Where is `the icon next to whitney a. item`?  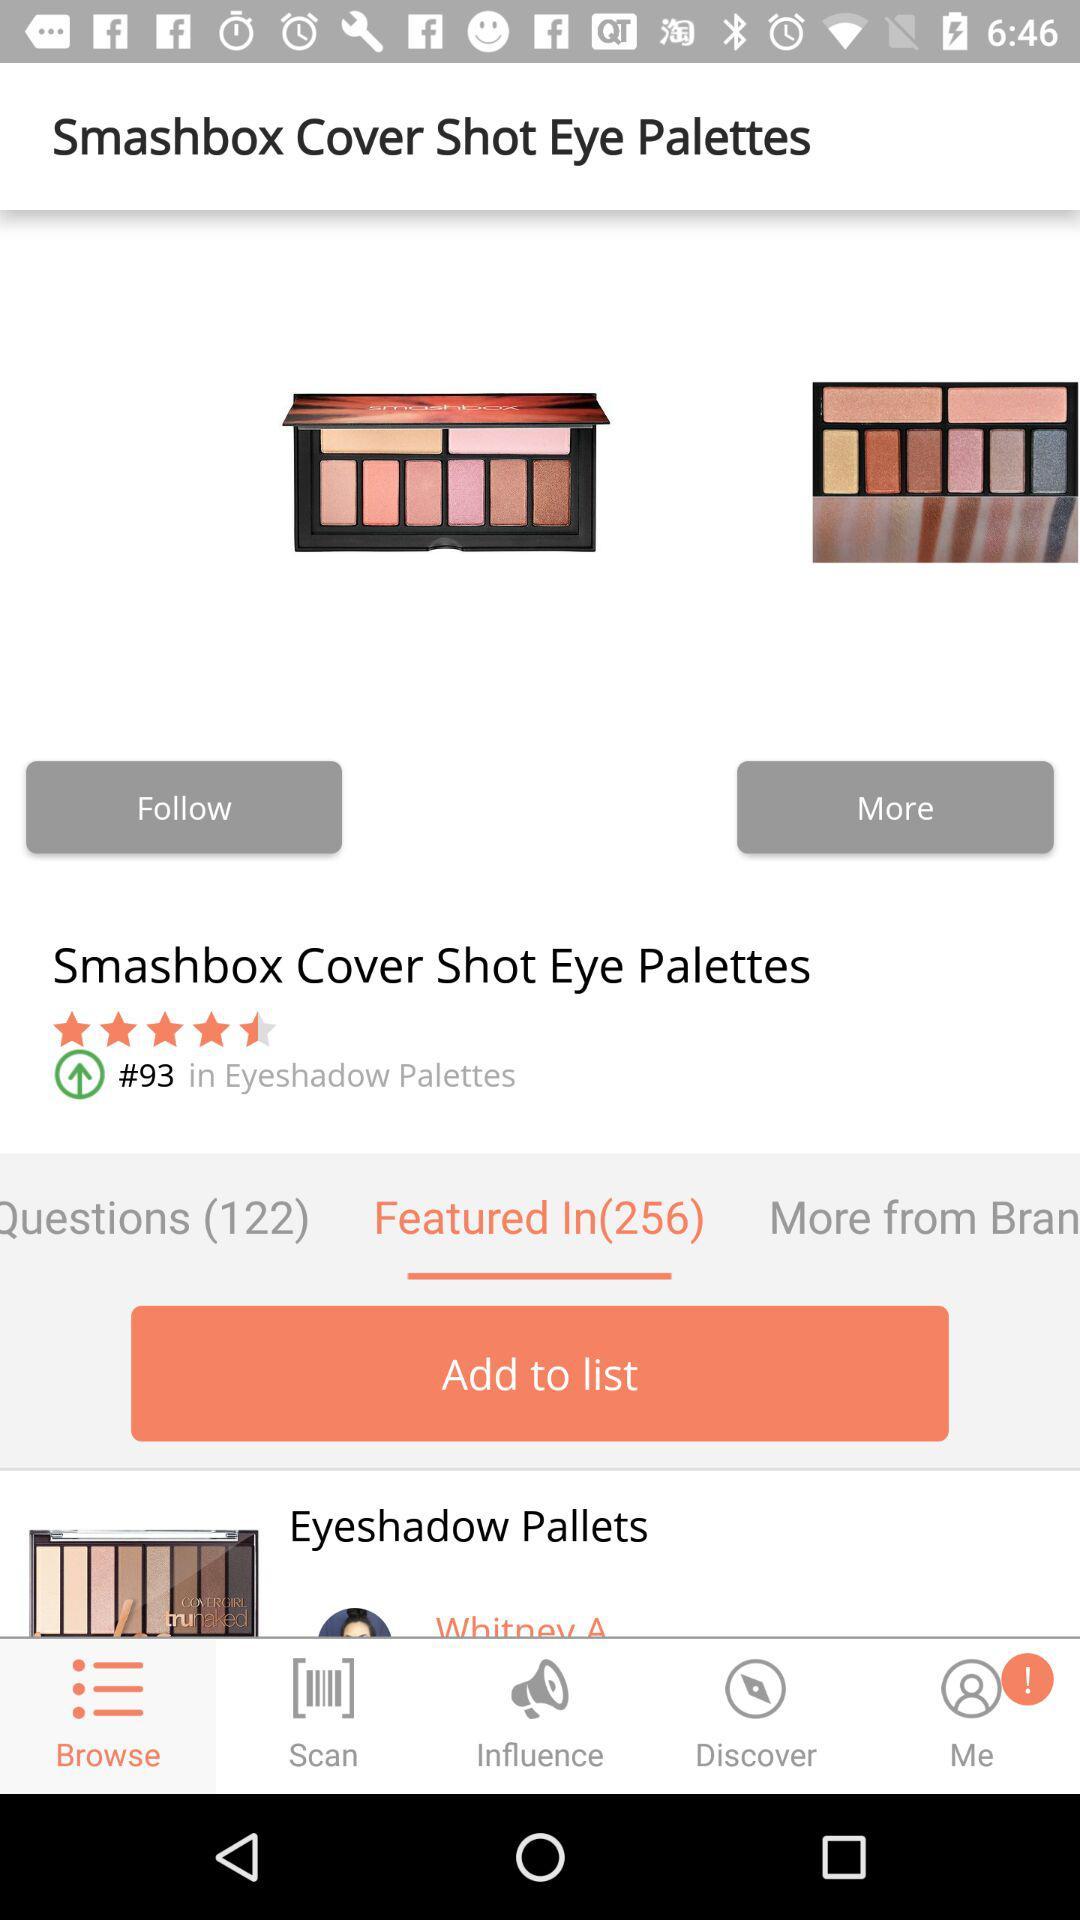
the icon next to whitney a. item is located at coordinates (353, 1608).